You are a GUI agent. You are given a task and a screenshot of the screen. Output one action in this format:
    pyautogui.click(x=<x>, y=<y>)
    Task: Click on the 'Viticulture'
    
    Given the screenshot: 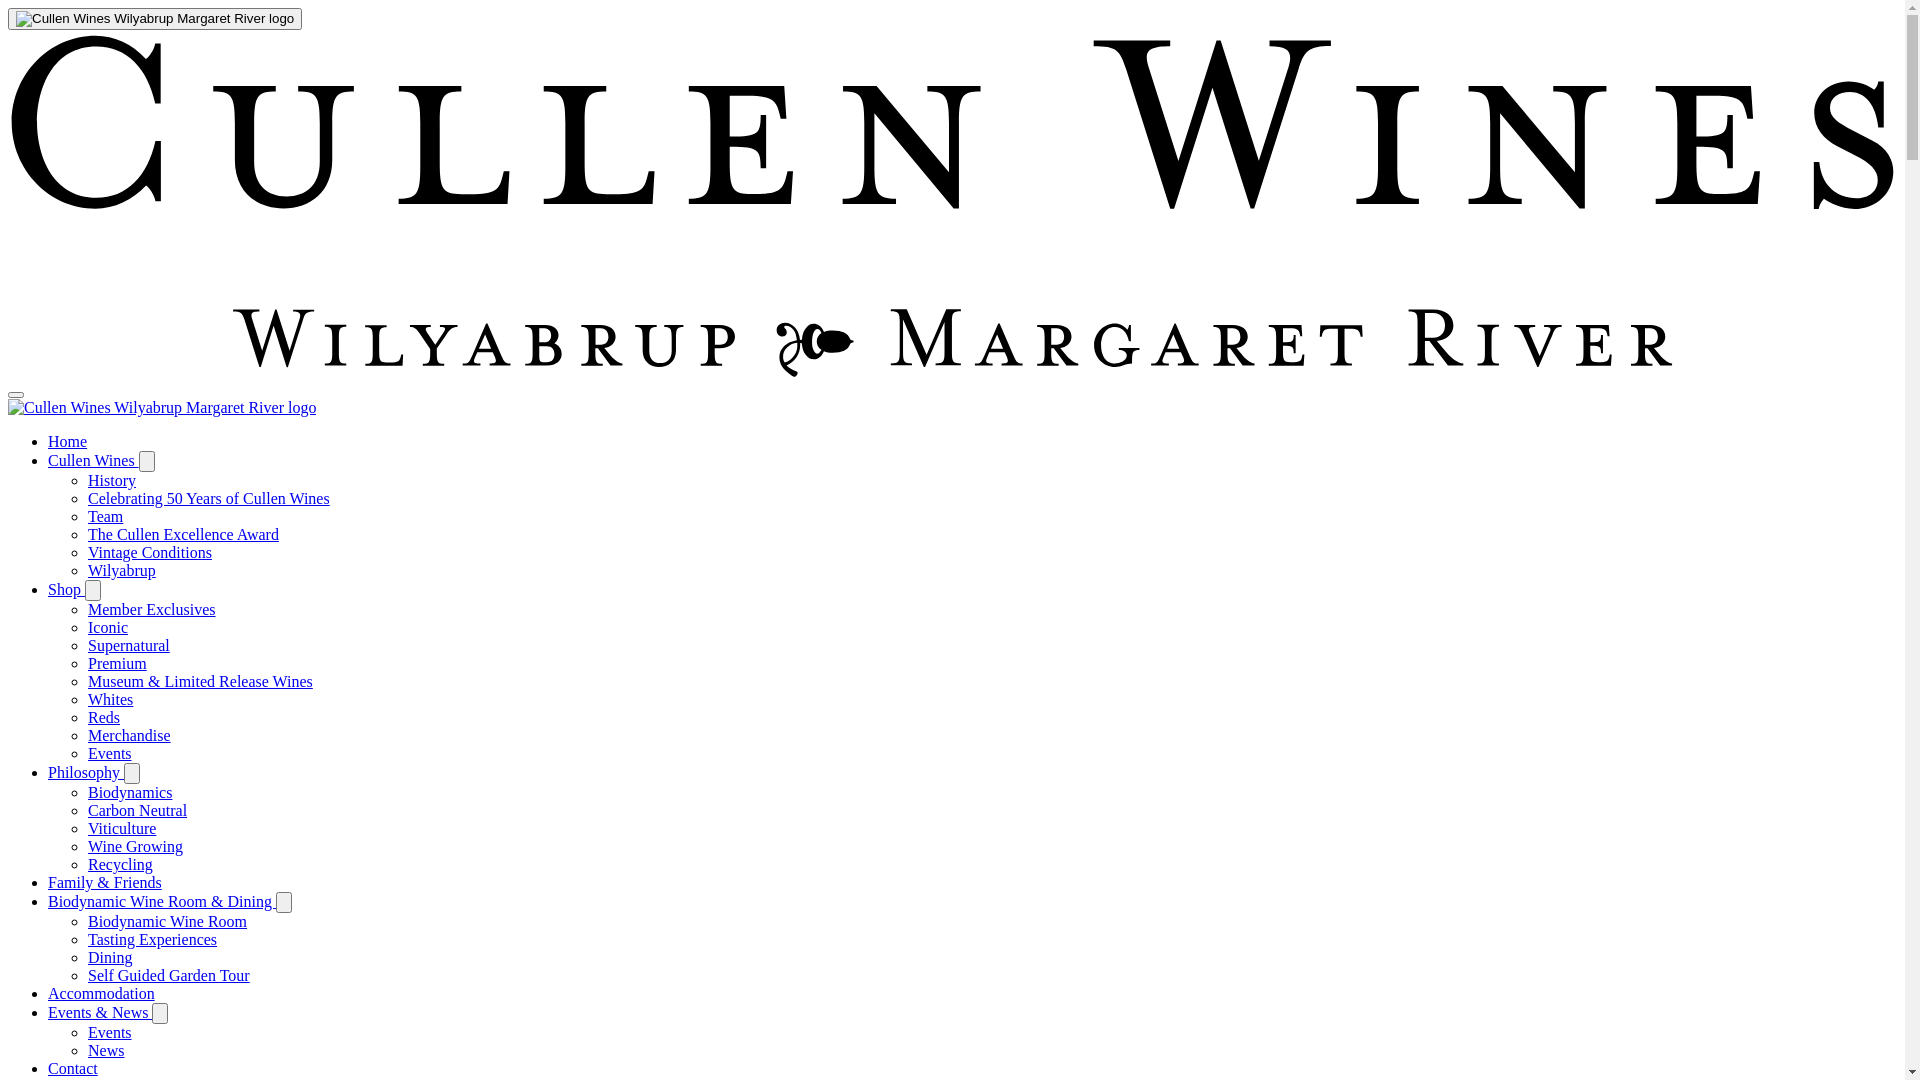 What is the action you would take?
    pyautogui.click(x=86, y=828)
    